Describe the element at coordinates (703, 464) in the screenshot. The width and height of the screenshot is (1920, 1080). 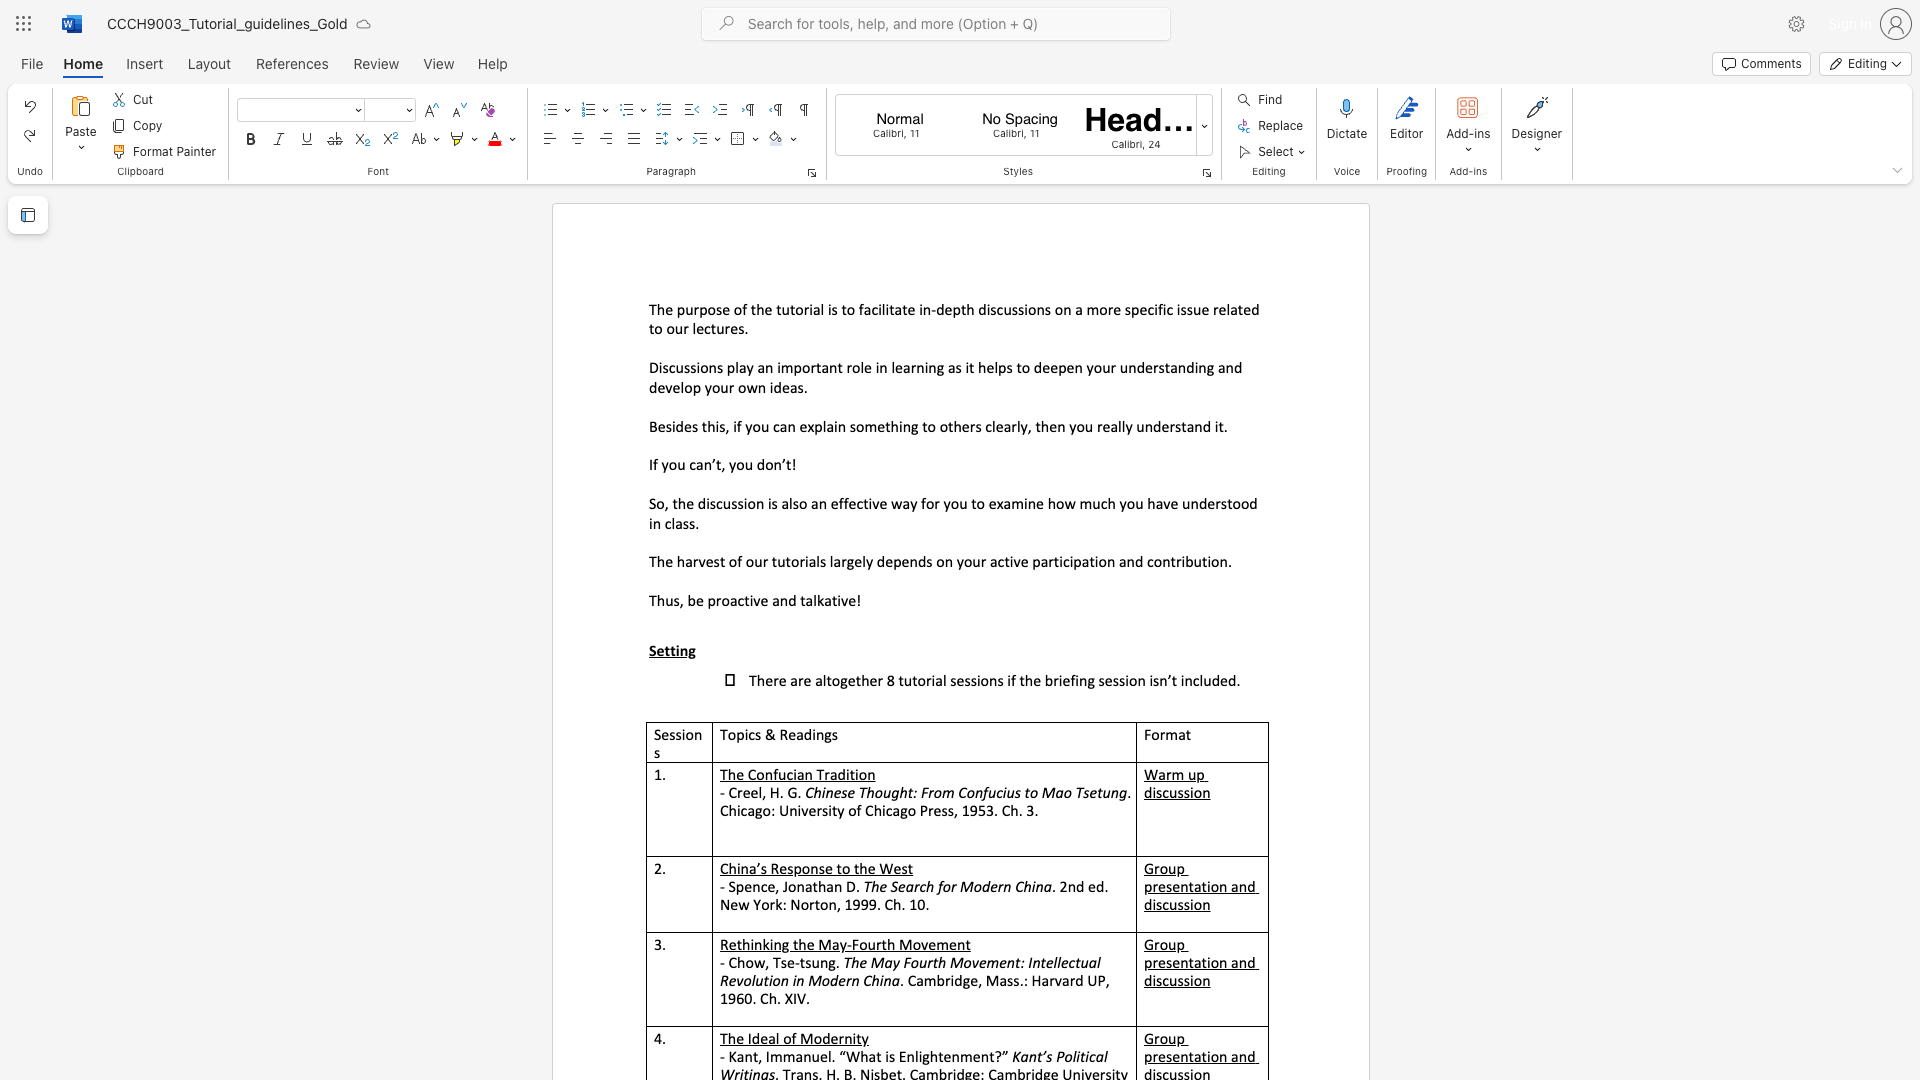
I see `the space between the continuous character "a" and "n" in the text` at that location.